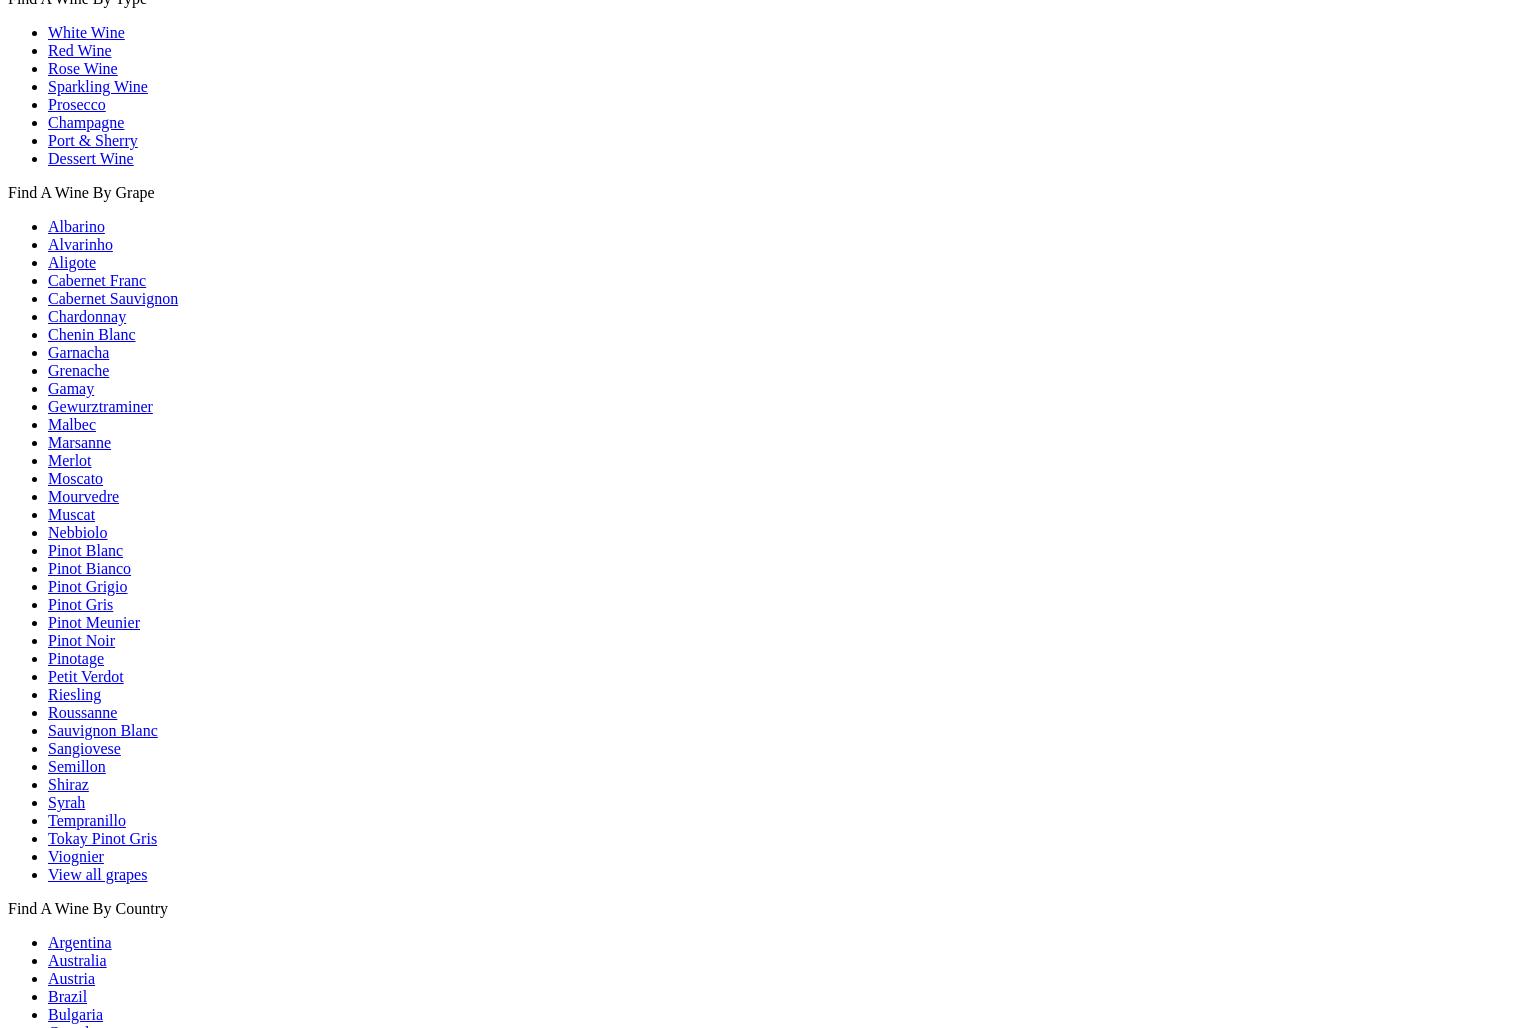 Image resolution: width=1525 pixels, height=1028 pixels. Describe the element at coordinates (79, 441) in the screenshot. I see `'Marsanne'` at that location.